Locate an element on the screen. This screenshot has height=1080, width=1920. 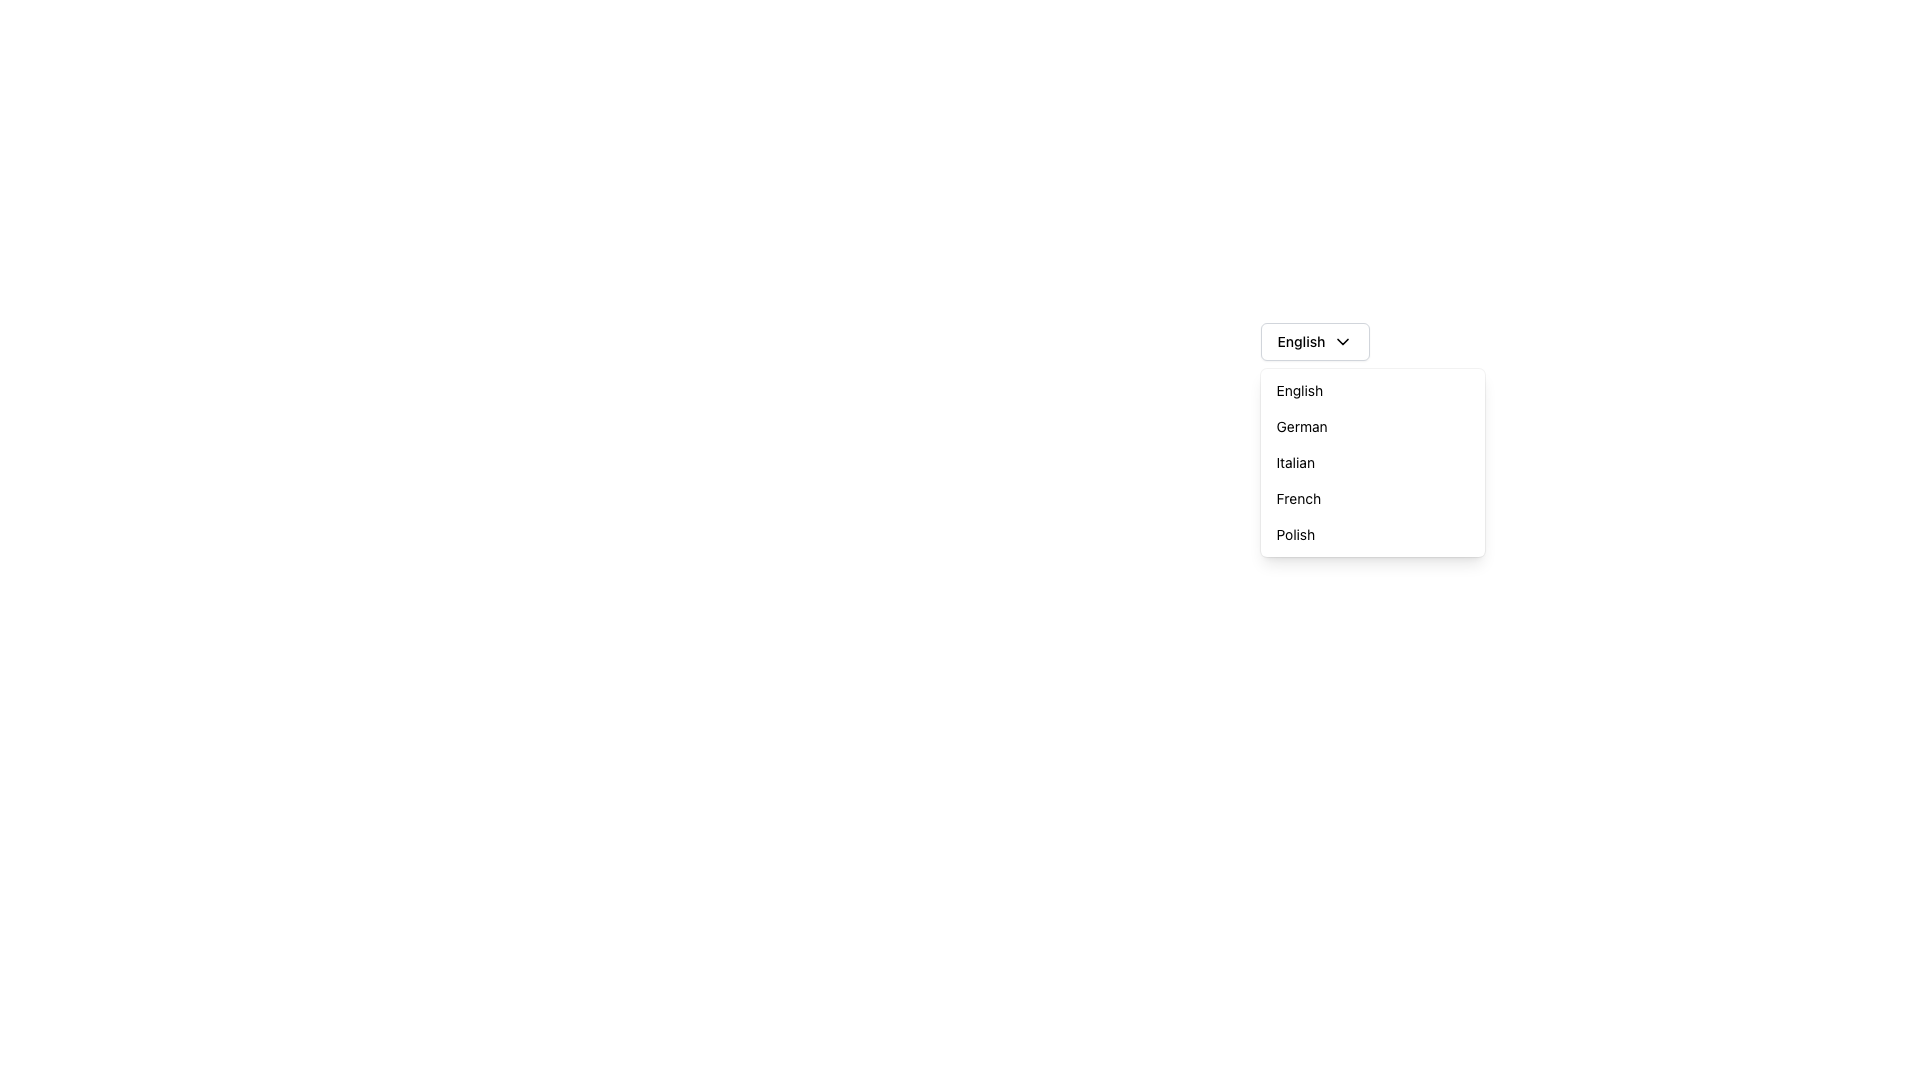
the fifth selectable option in the dropdown menu that sets the application's language to Polish, highlighting it is located at coordinates (1371, 534).